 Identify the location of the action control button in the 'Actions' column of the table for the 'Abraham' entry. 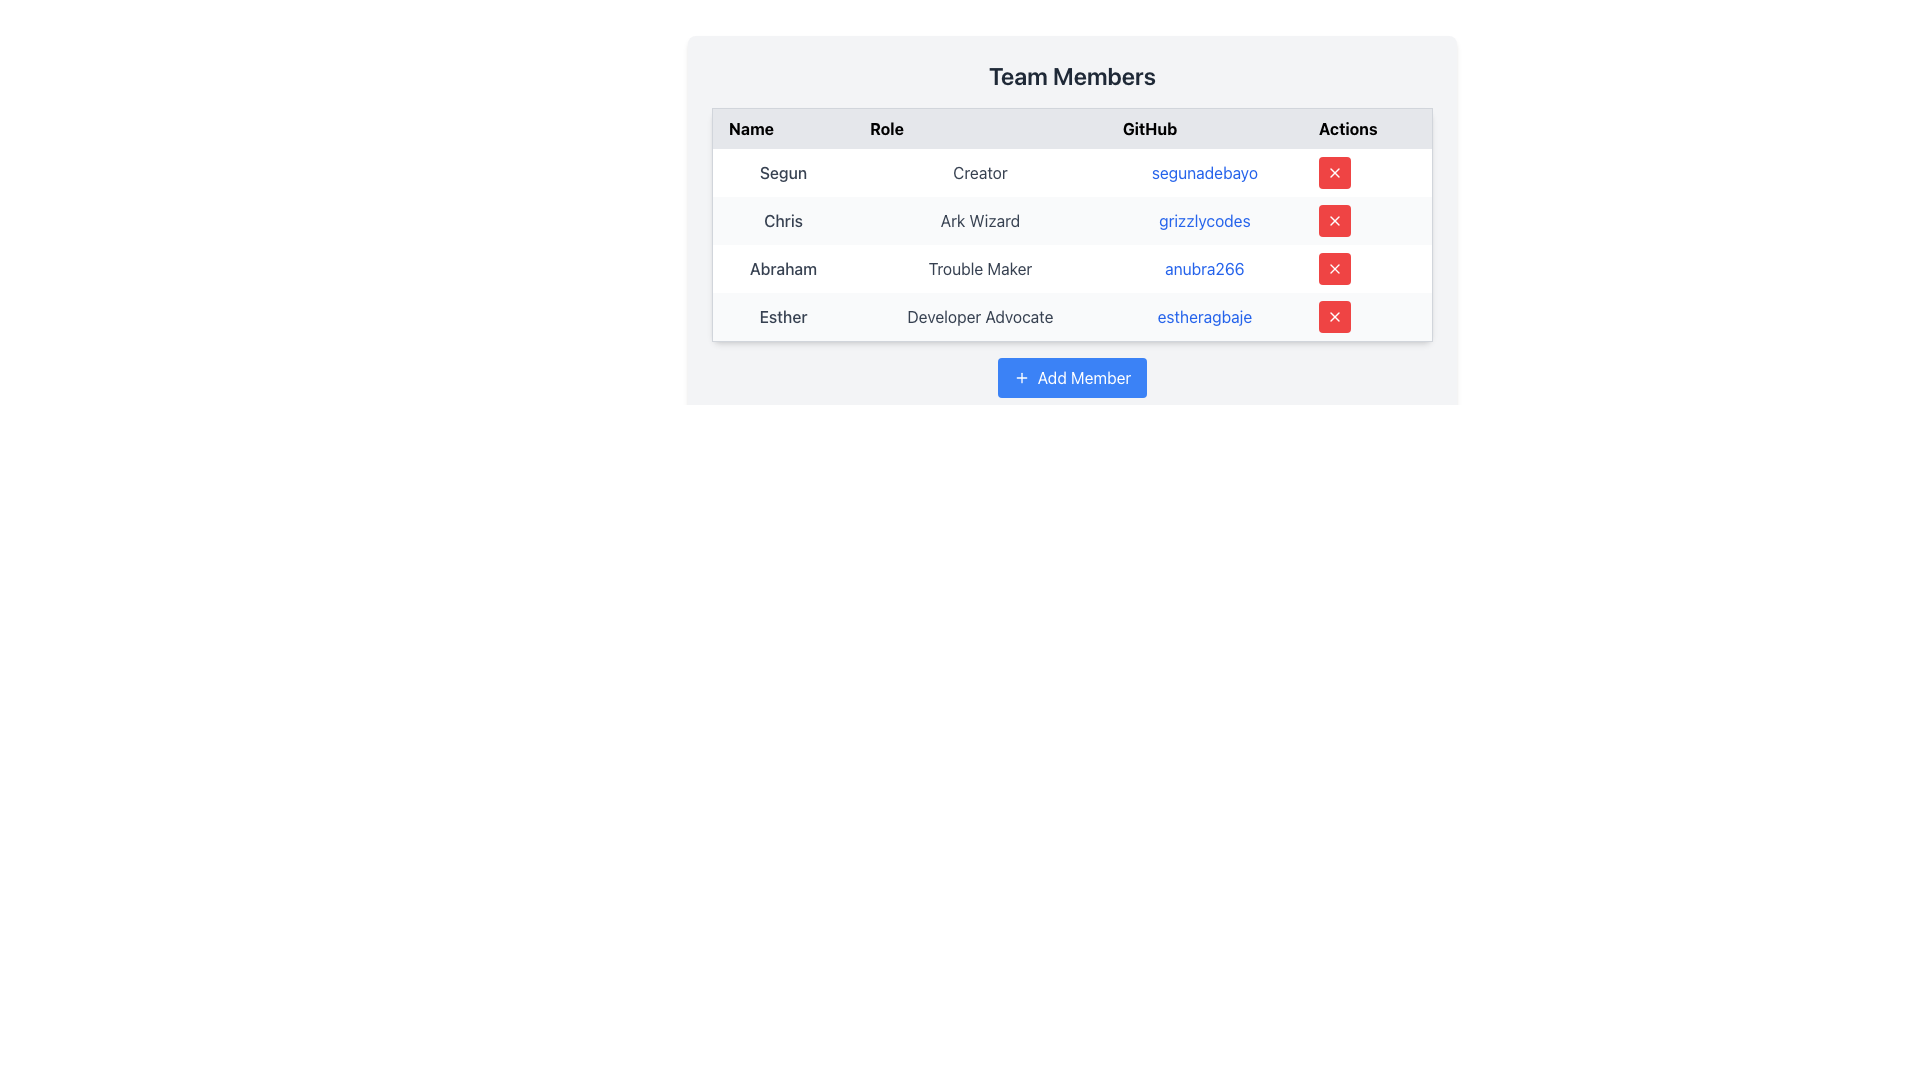
(1334, 268).